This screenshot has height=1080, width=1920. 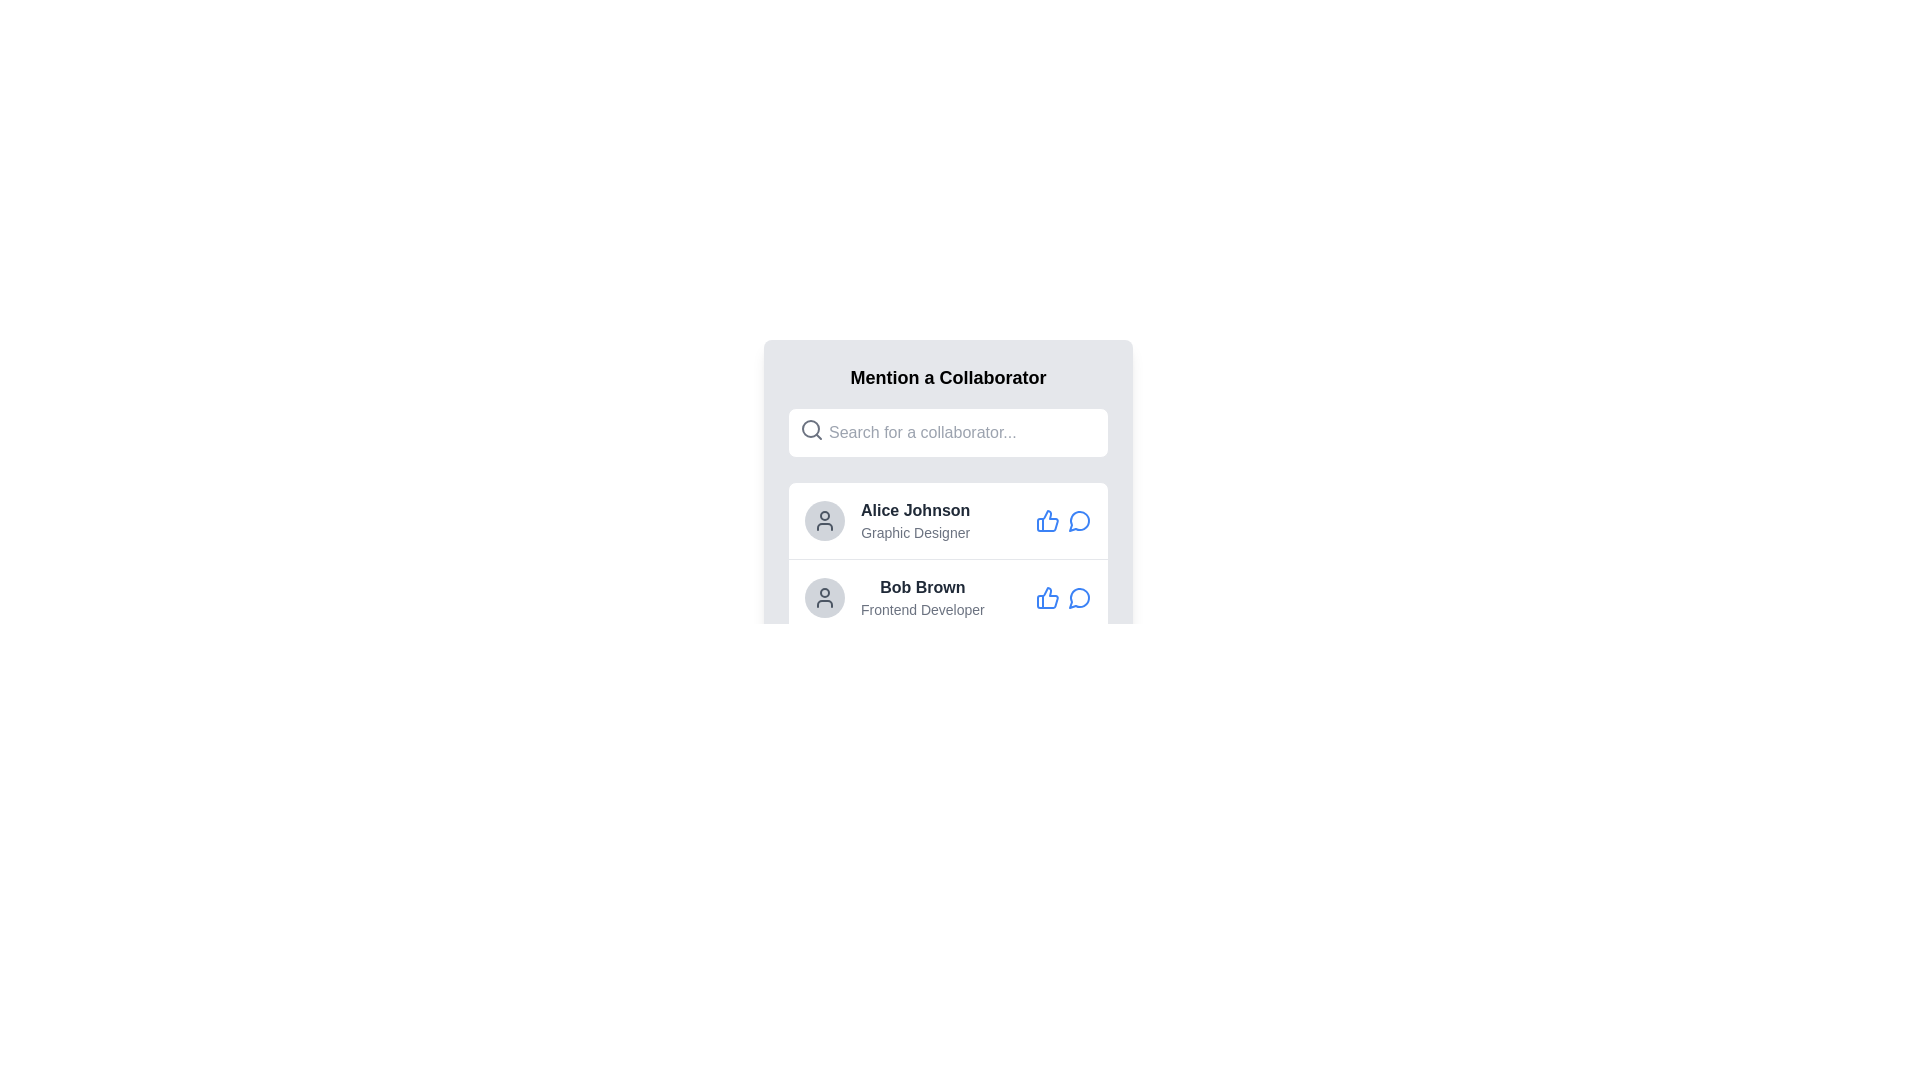 I want to click on the interactive icon that initiates or views comments related to the 'Bob Brown' entry, which is the second icon in a right-aligned group next to the thumbs-up icon, so click(x=1079, y=596).